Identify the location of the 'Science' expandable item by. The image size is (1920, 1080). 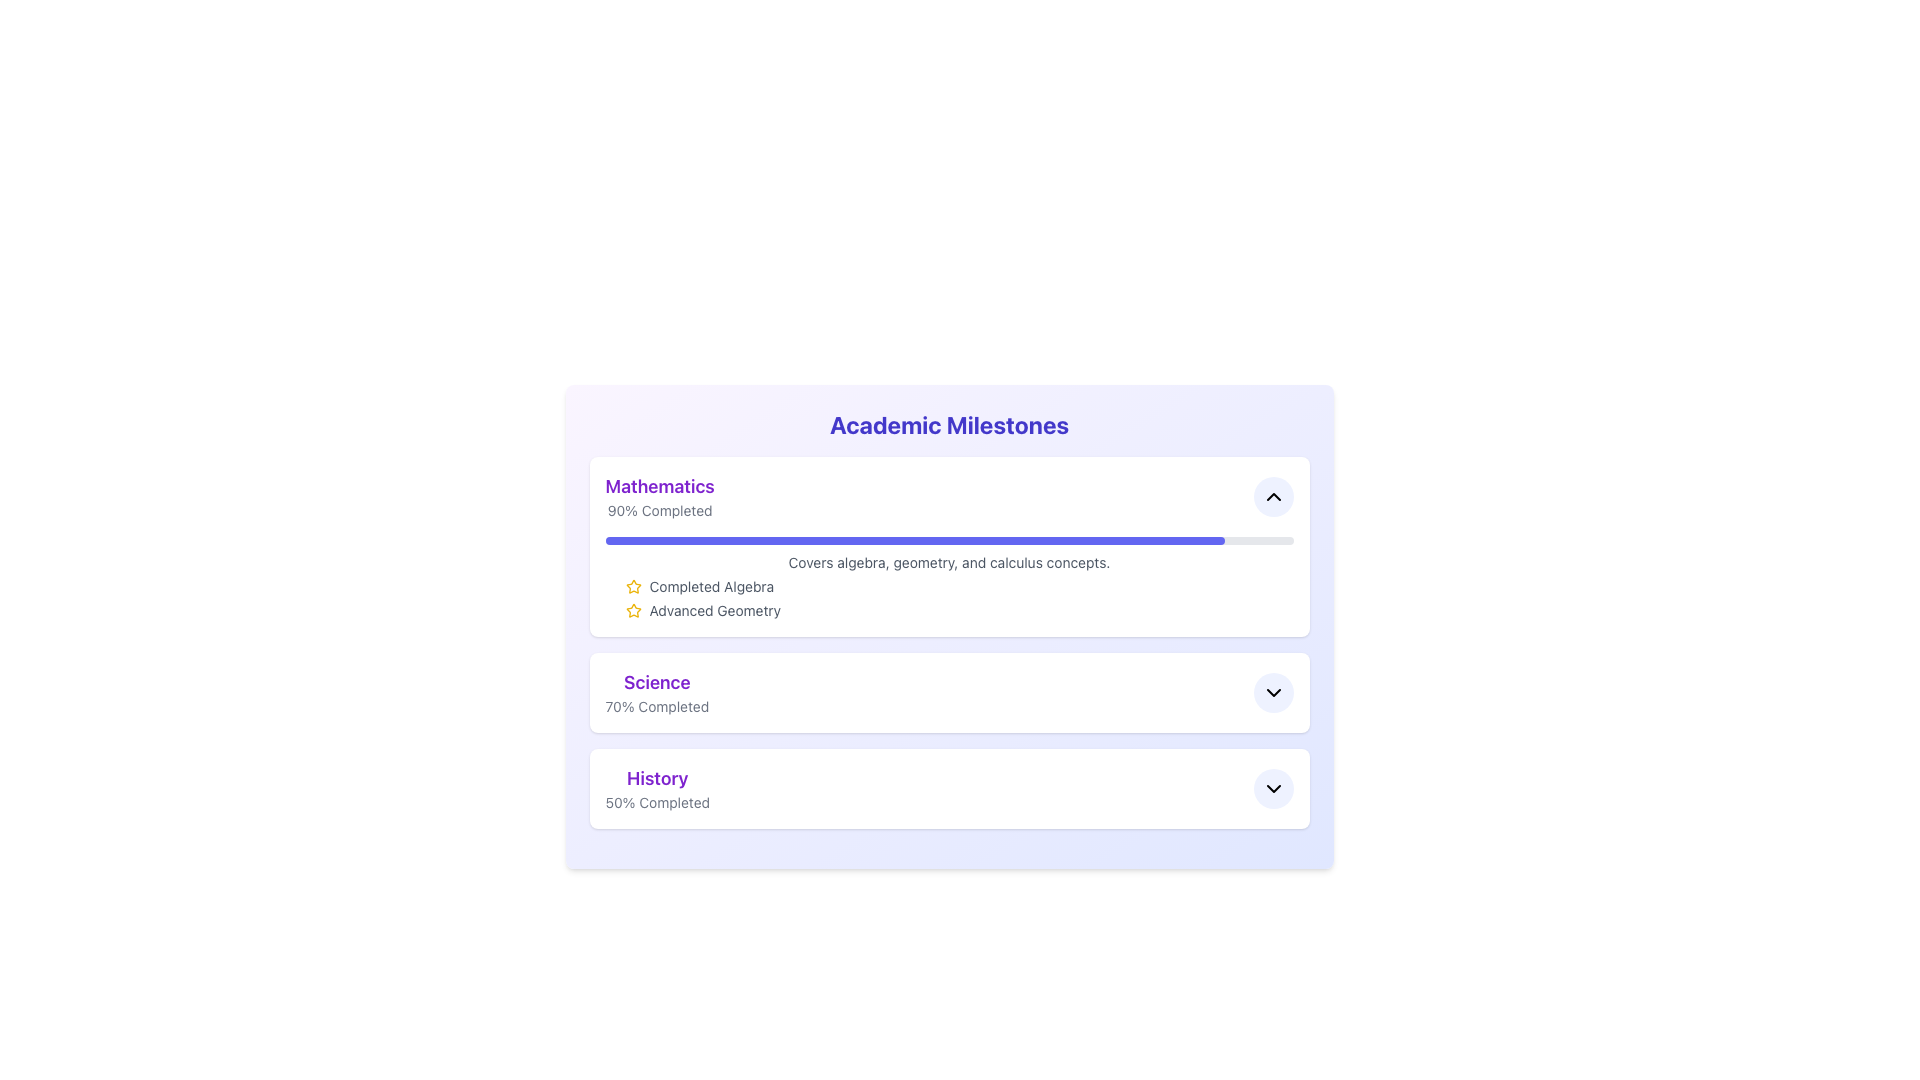
(948, 692).